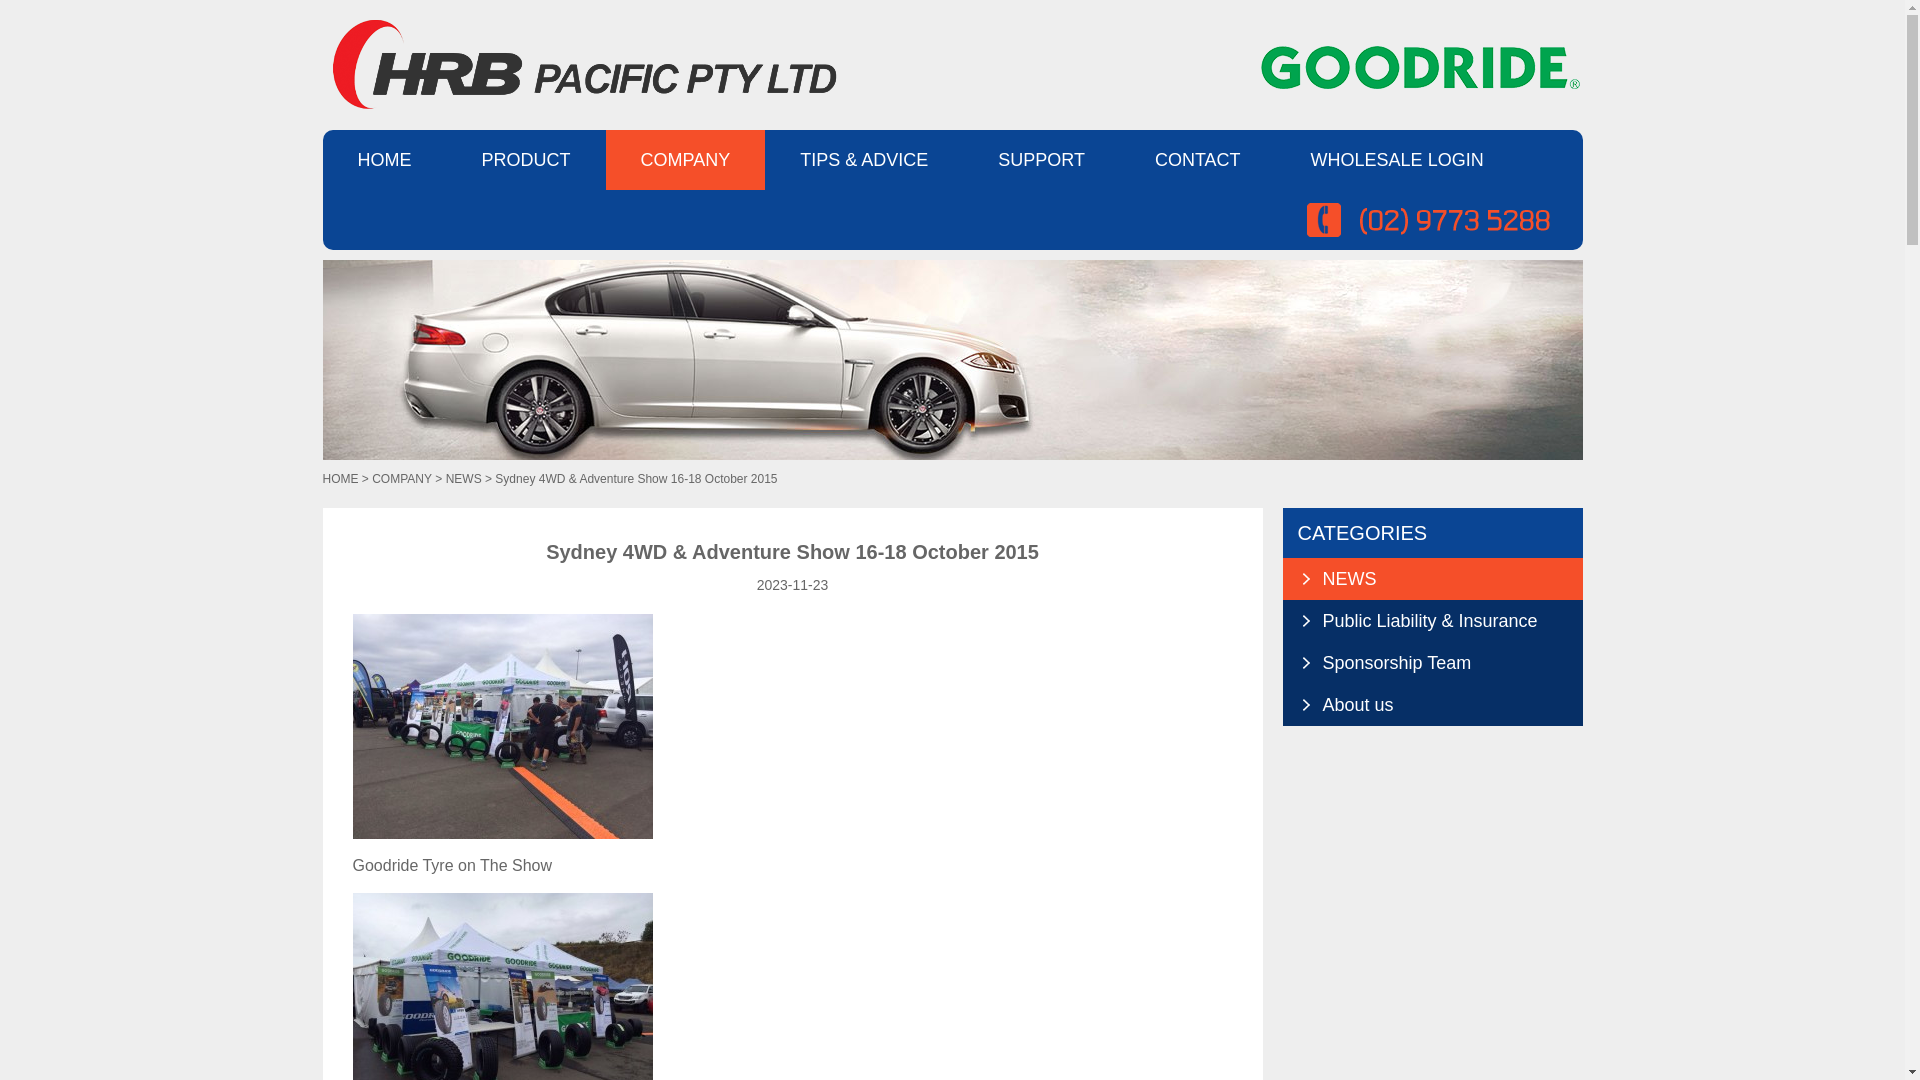  Describe the element at coordinates (1430, 578) in the screenshot. I see `'NEWS'` at that location.